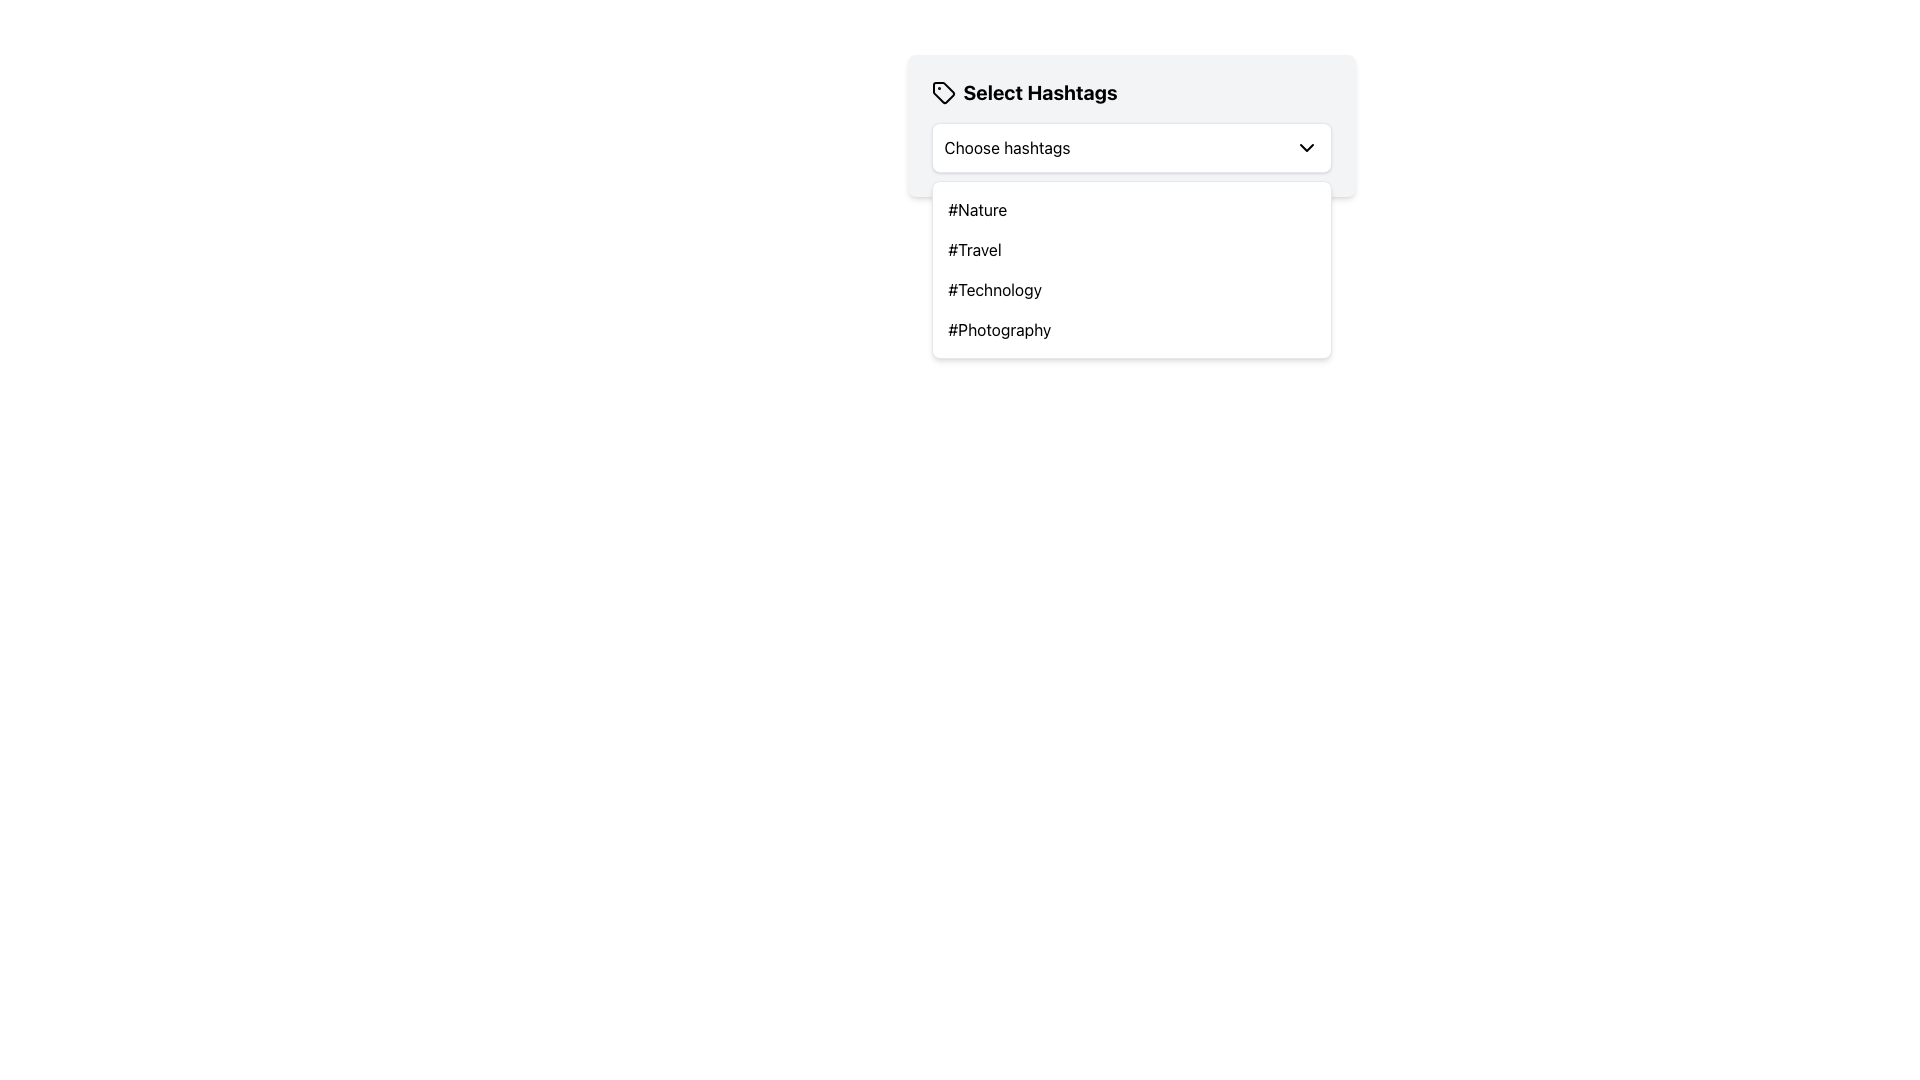 The height and width of the screenshot is (1080, 1920). I want to click on the selectable list item displaying the hashtag '#Nature' in bold, black font, which is the topmost item in the 'Select Hashtags' menu, so click(1131, 209).